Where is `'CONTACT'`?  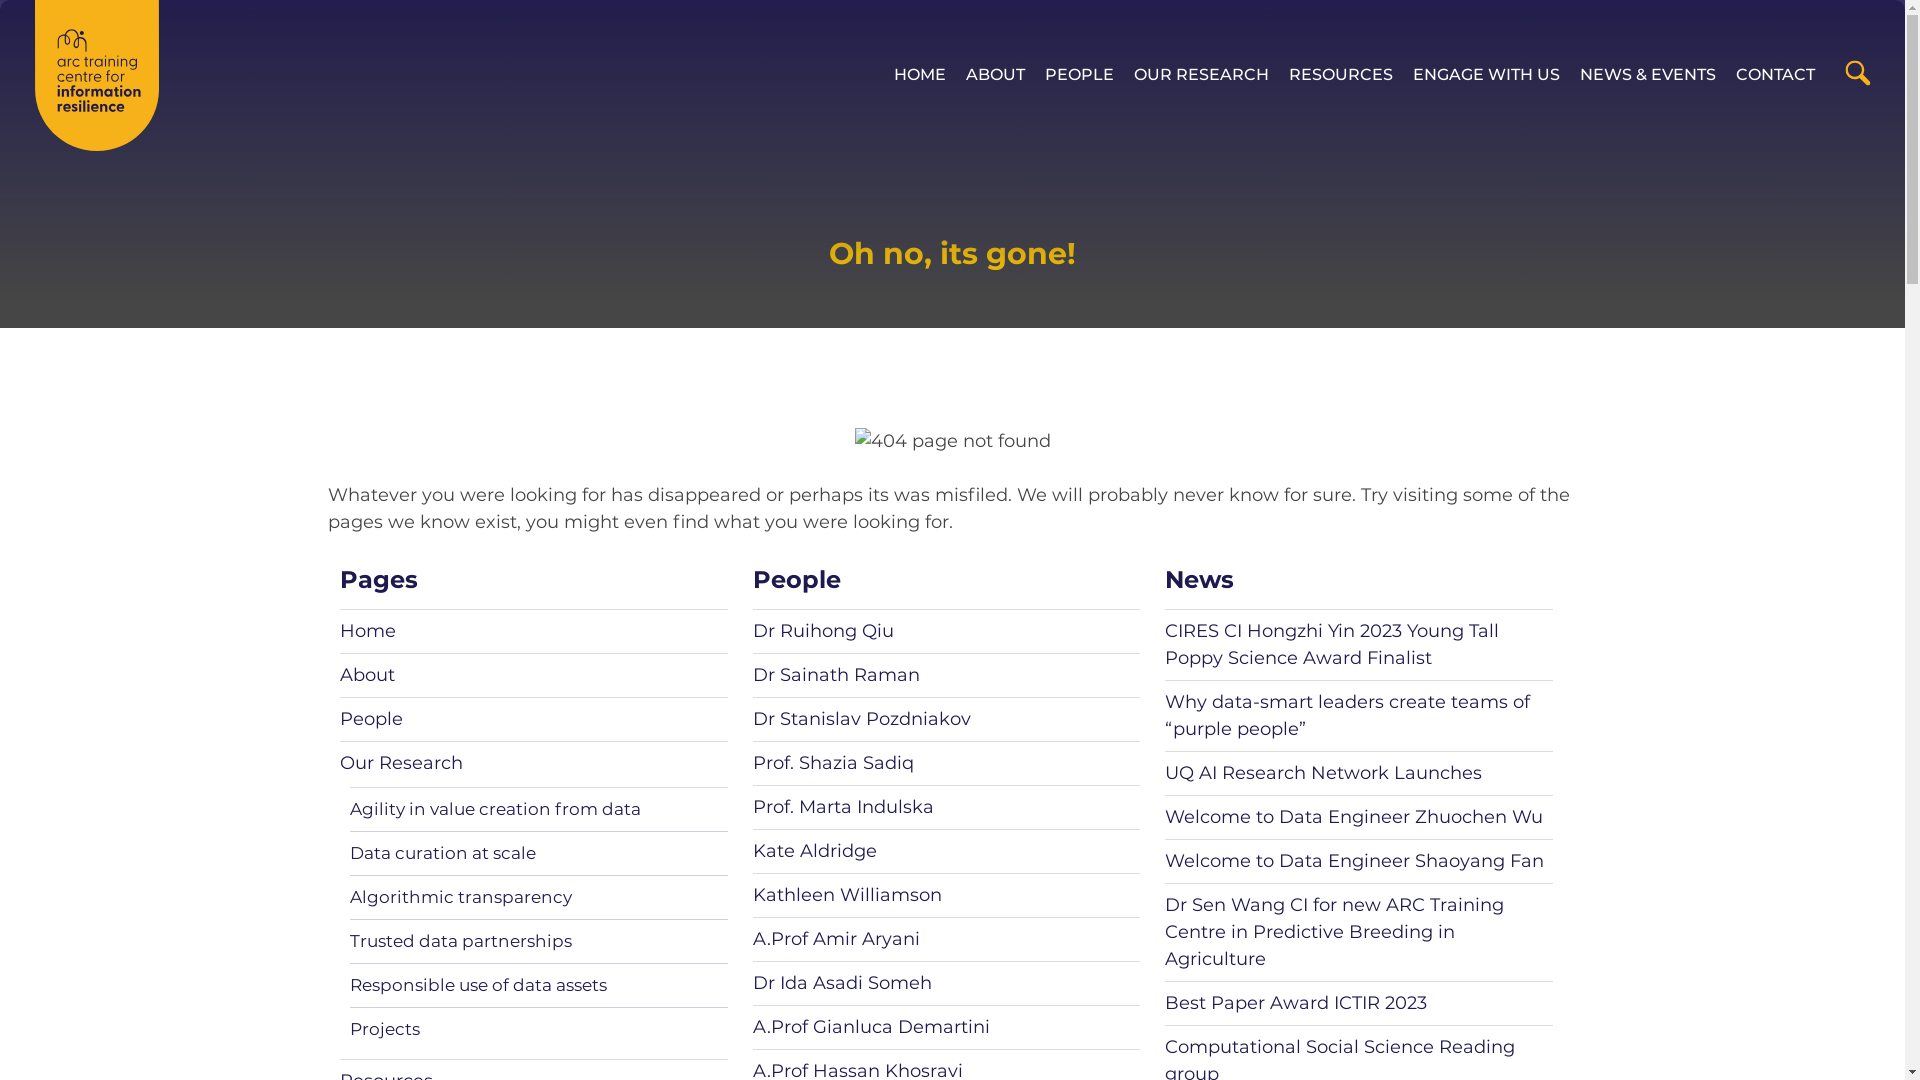 'CONTACT' is located at coordinates (1775, 73).